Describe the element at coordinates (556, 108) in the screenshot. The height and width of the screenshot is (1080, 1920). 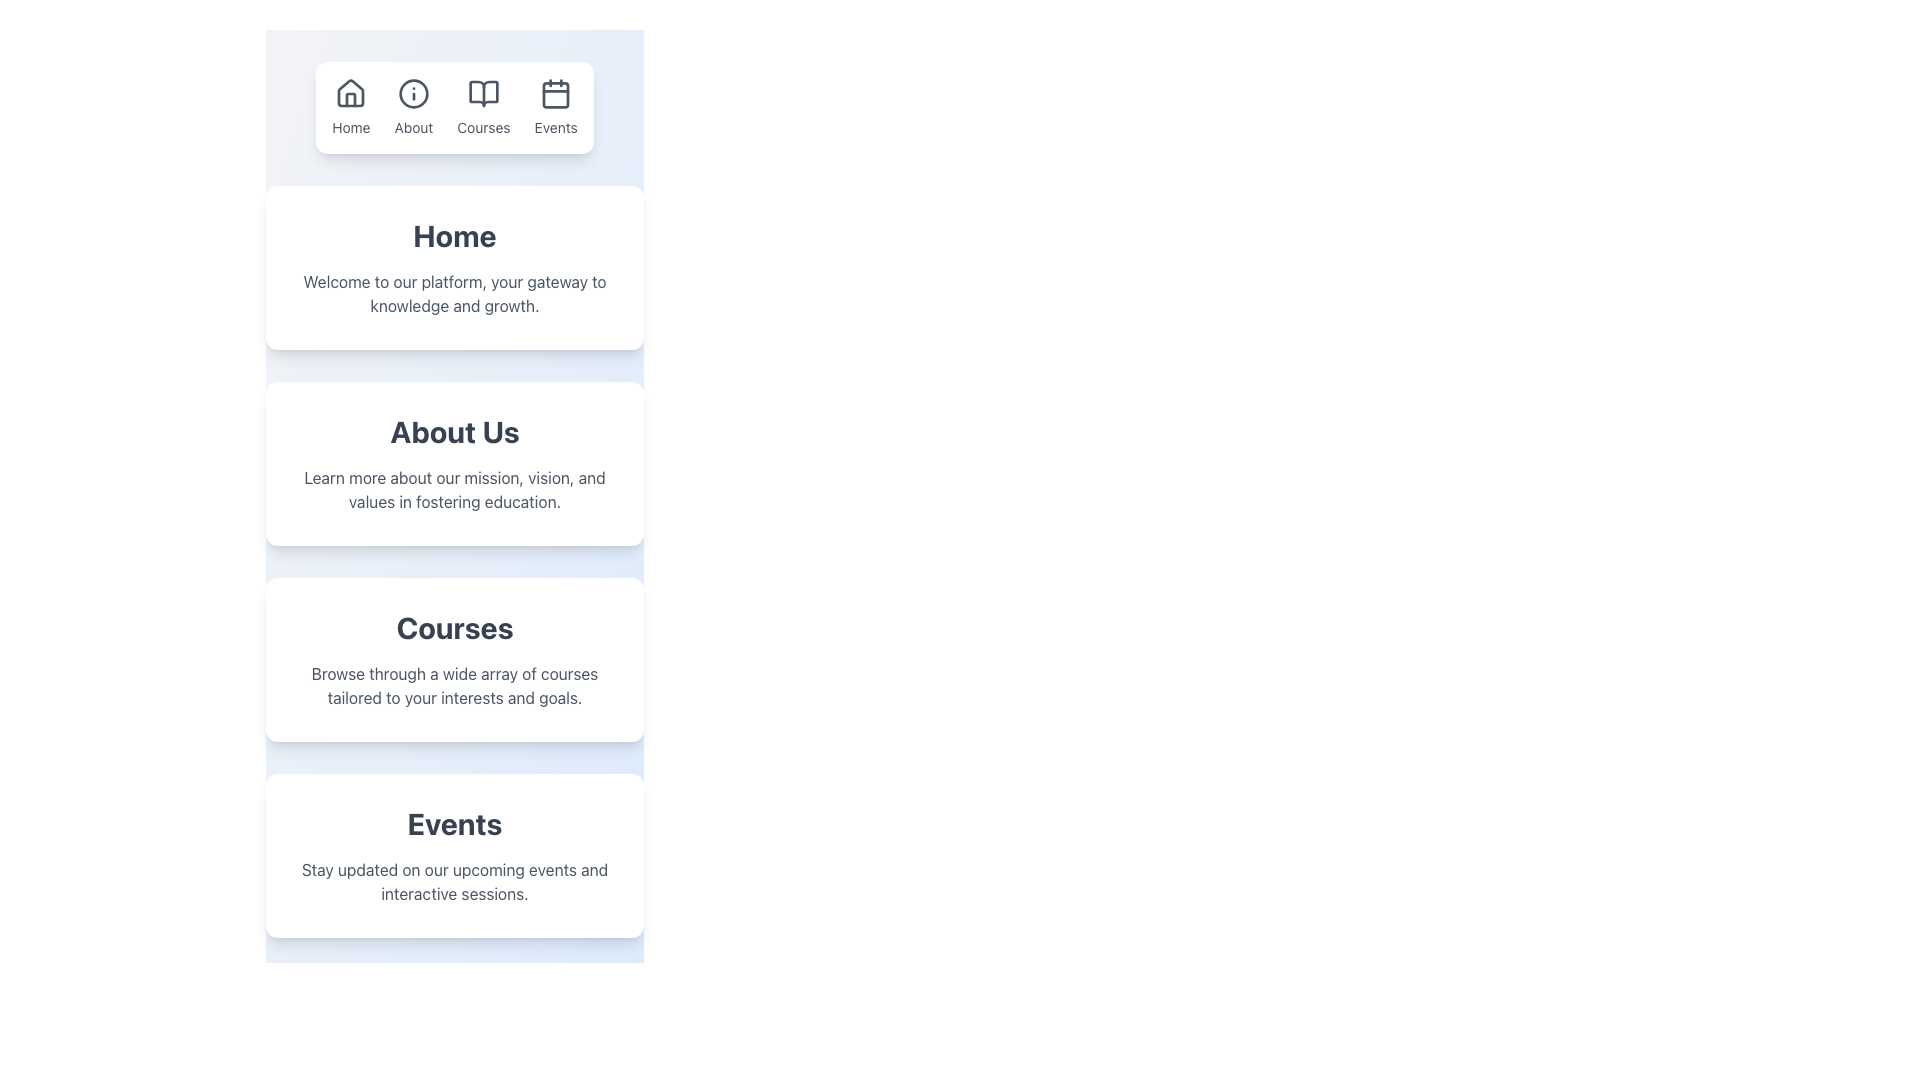
I see `the interactive link with an icon and text in the top navigation bar that navigates to the 'Events' section to activate hover effects` at that location.